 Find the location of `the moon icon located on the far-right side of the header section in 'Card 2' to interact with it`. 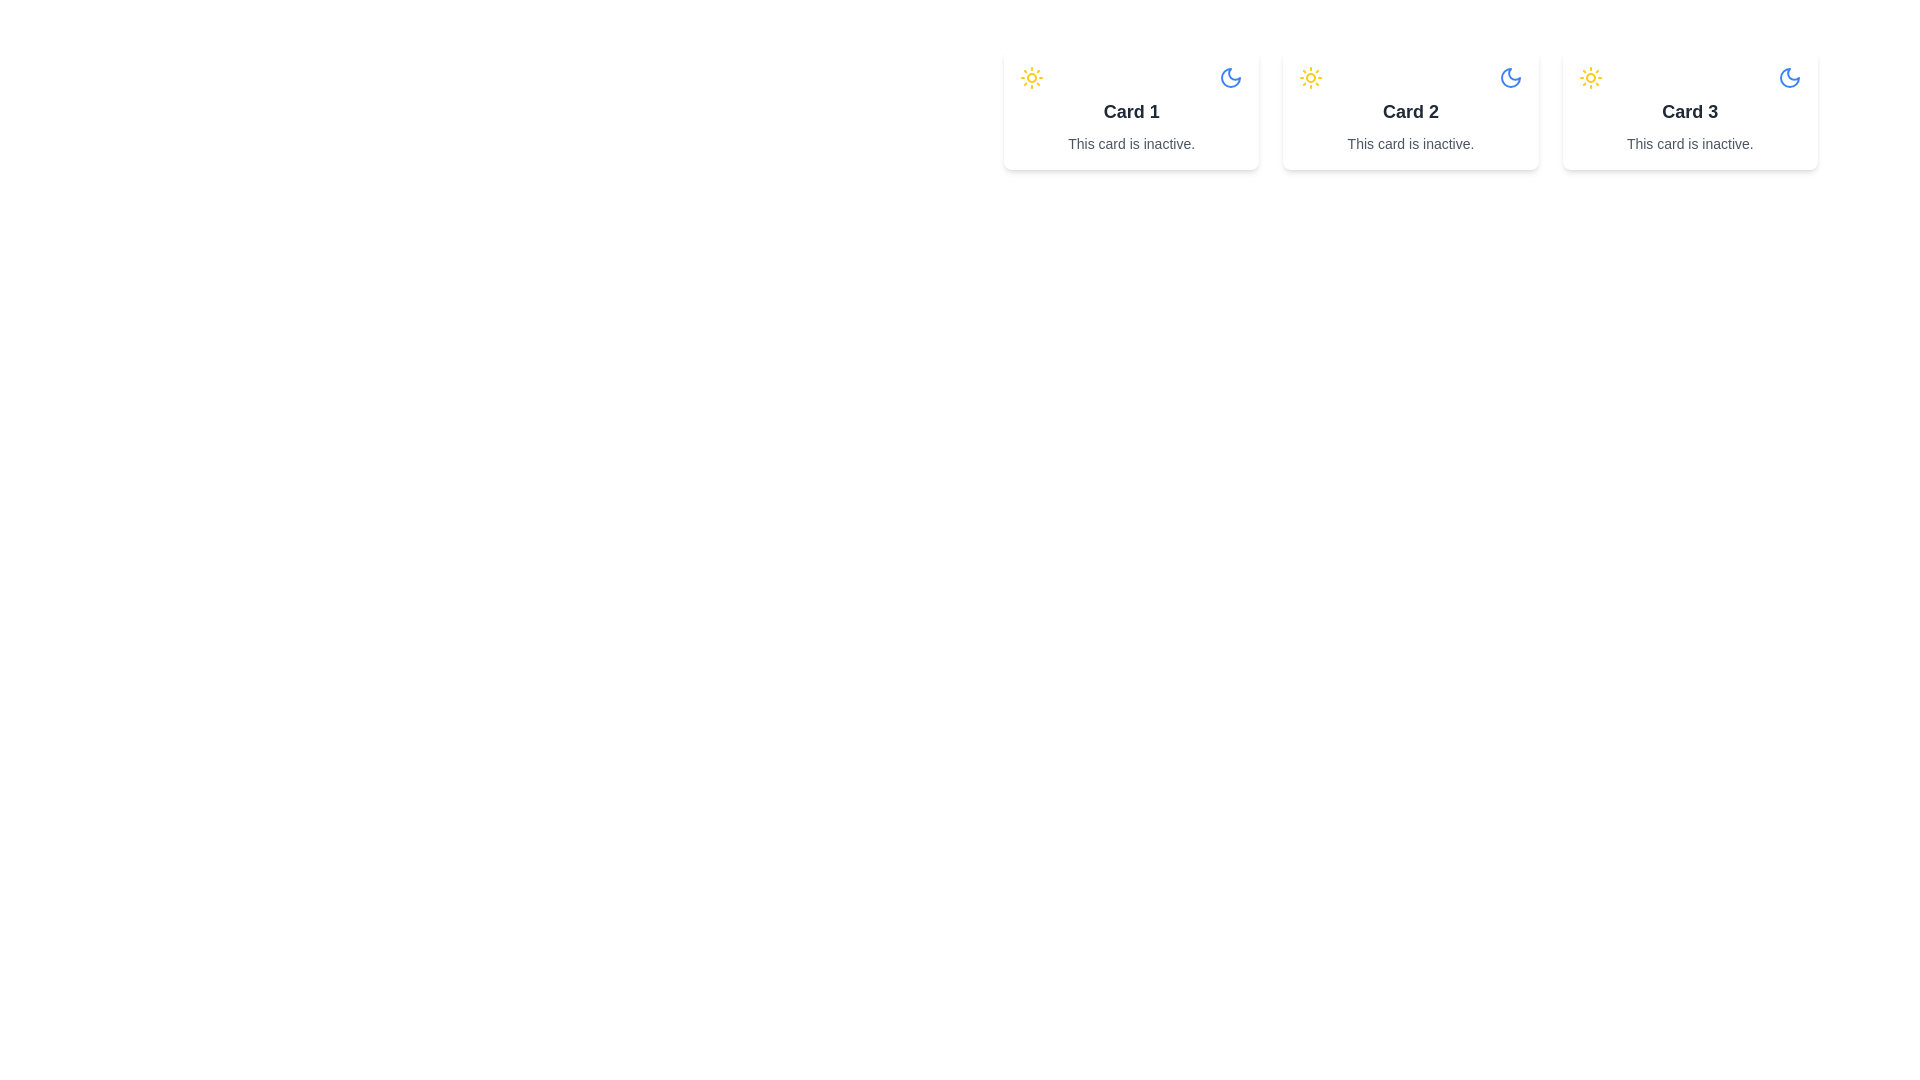

the moon icon located on the far-right side of the header section in 'Card 2' to interact with it is located at coordinates (1510, 76).